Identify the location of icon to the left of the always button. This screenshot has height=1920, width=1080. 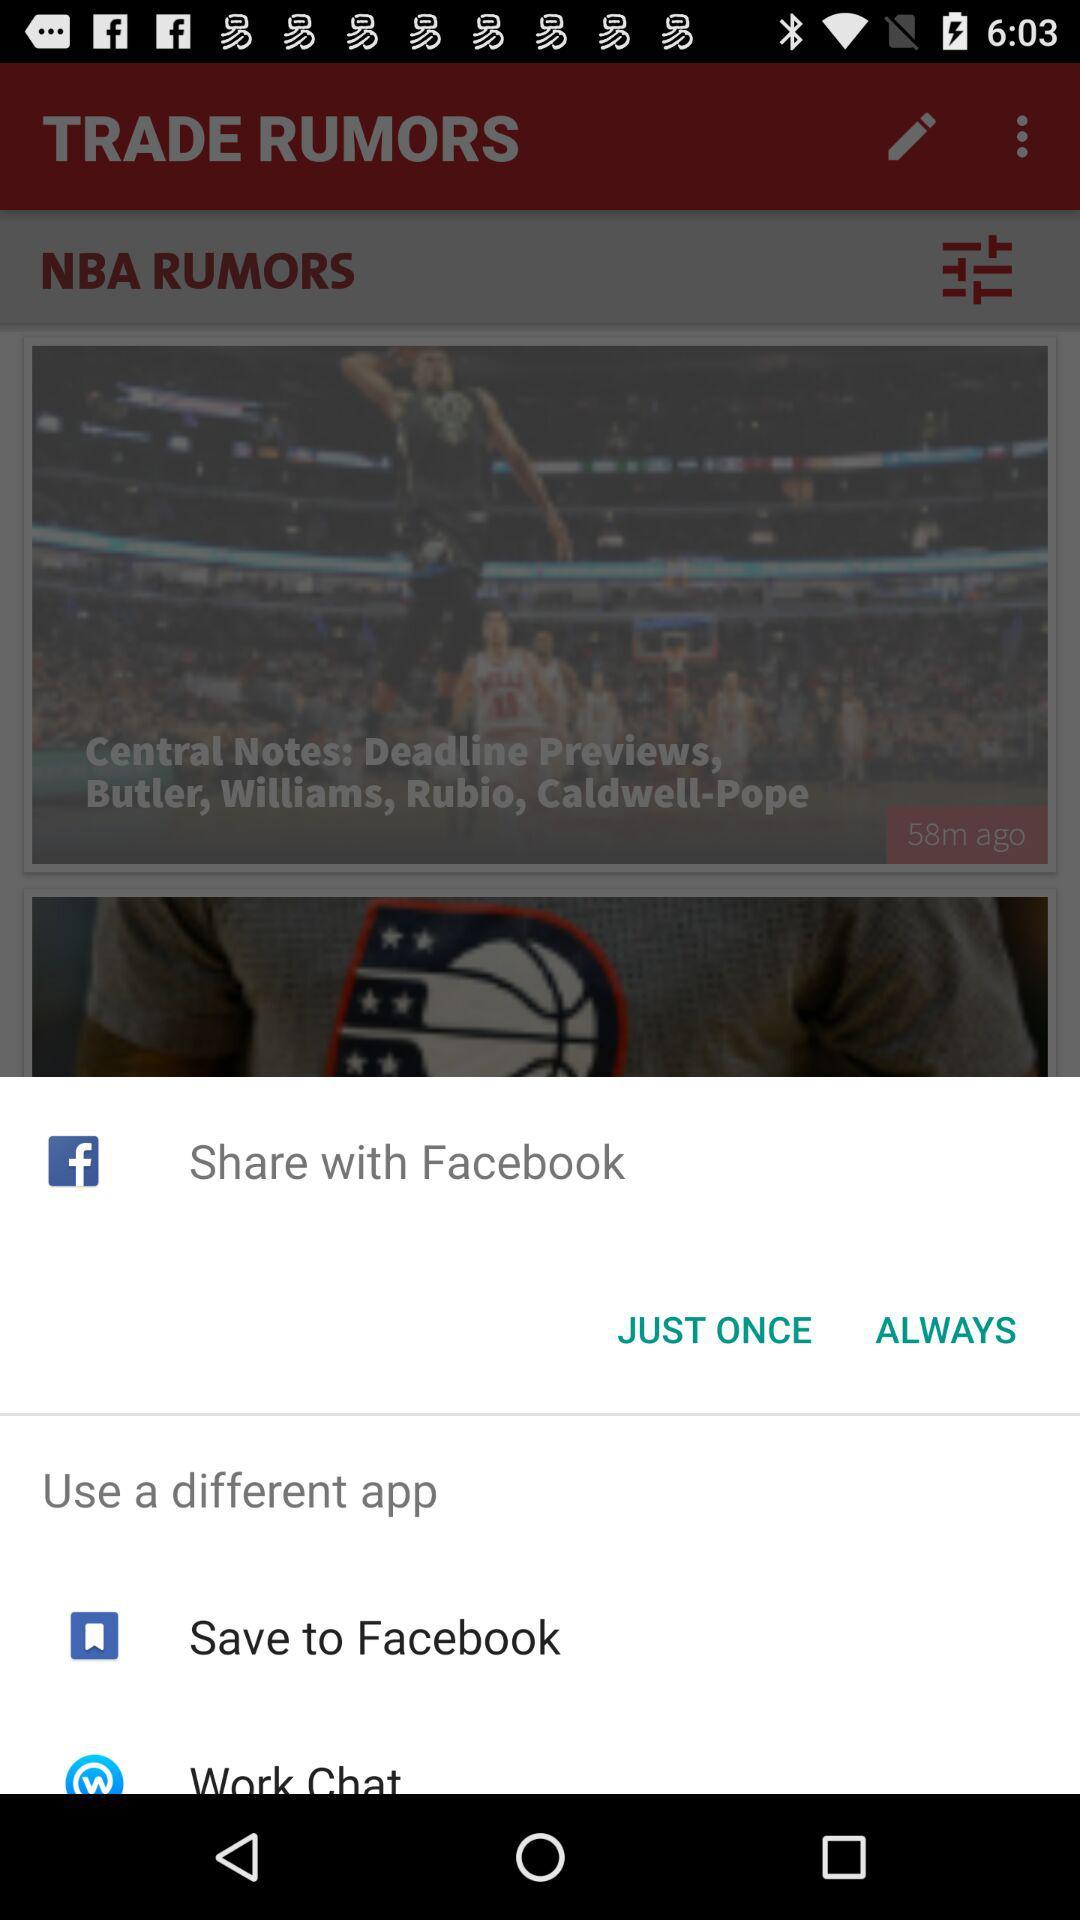
(713, 1329).